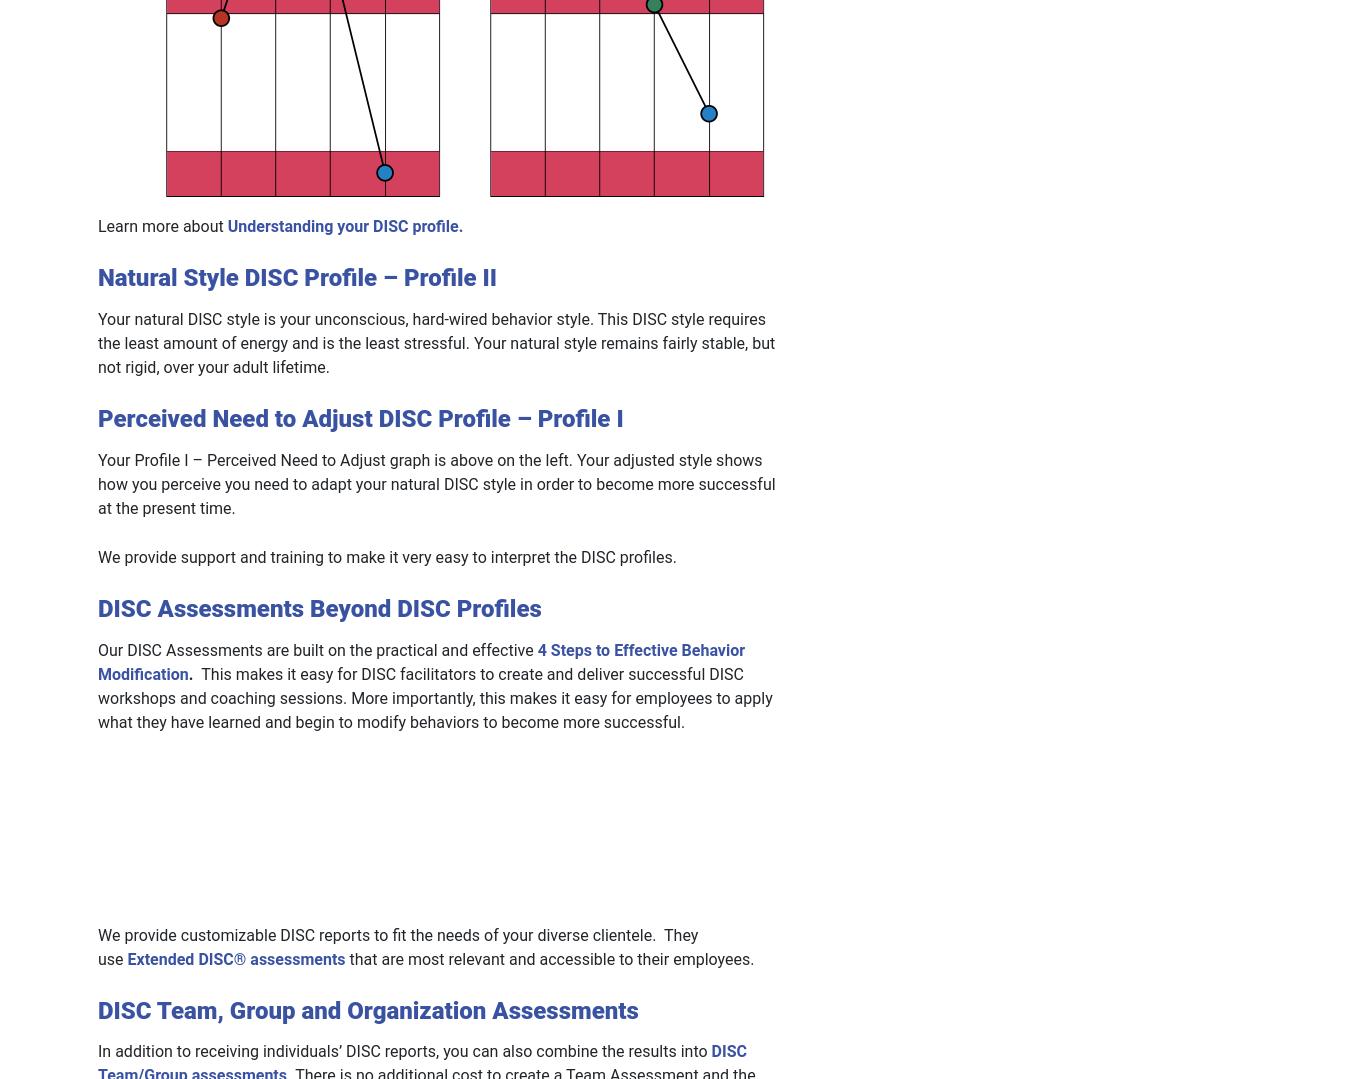 The height and width of the screenshot is (1079, 1366). Describe the element at coordinates (297, 277) in the screenshot. I see `'Natural Style DISC Profile – Profile II'` at that location.